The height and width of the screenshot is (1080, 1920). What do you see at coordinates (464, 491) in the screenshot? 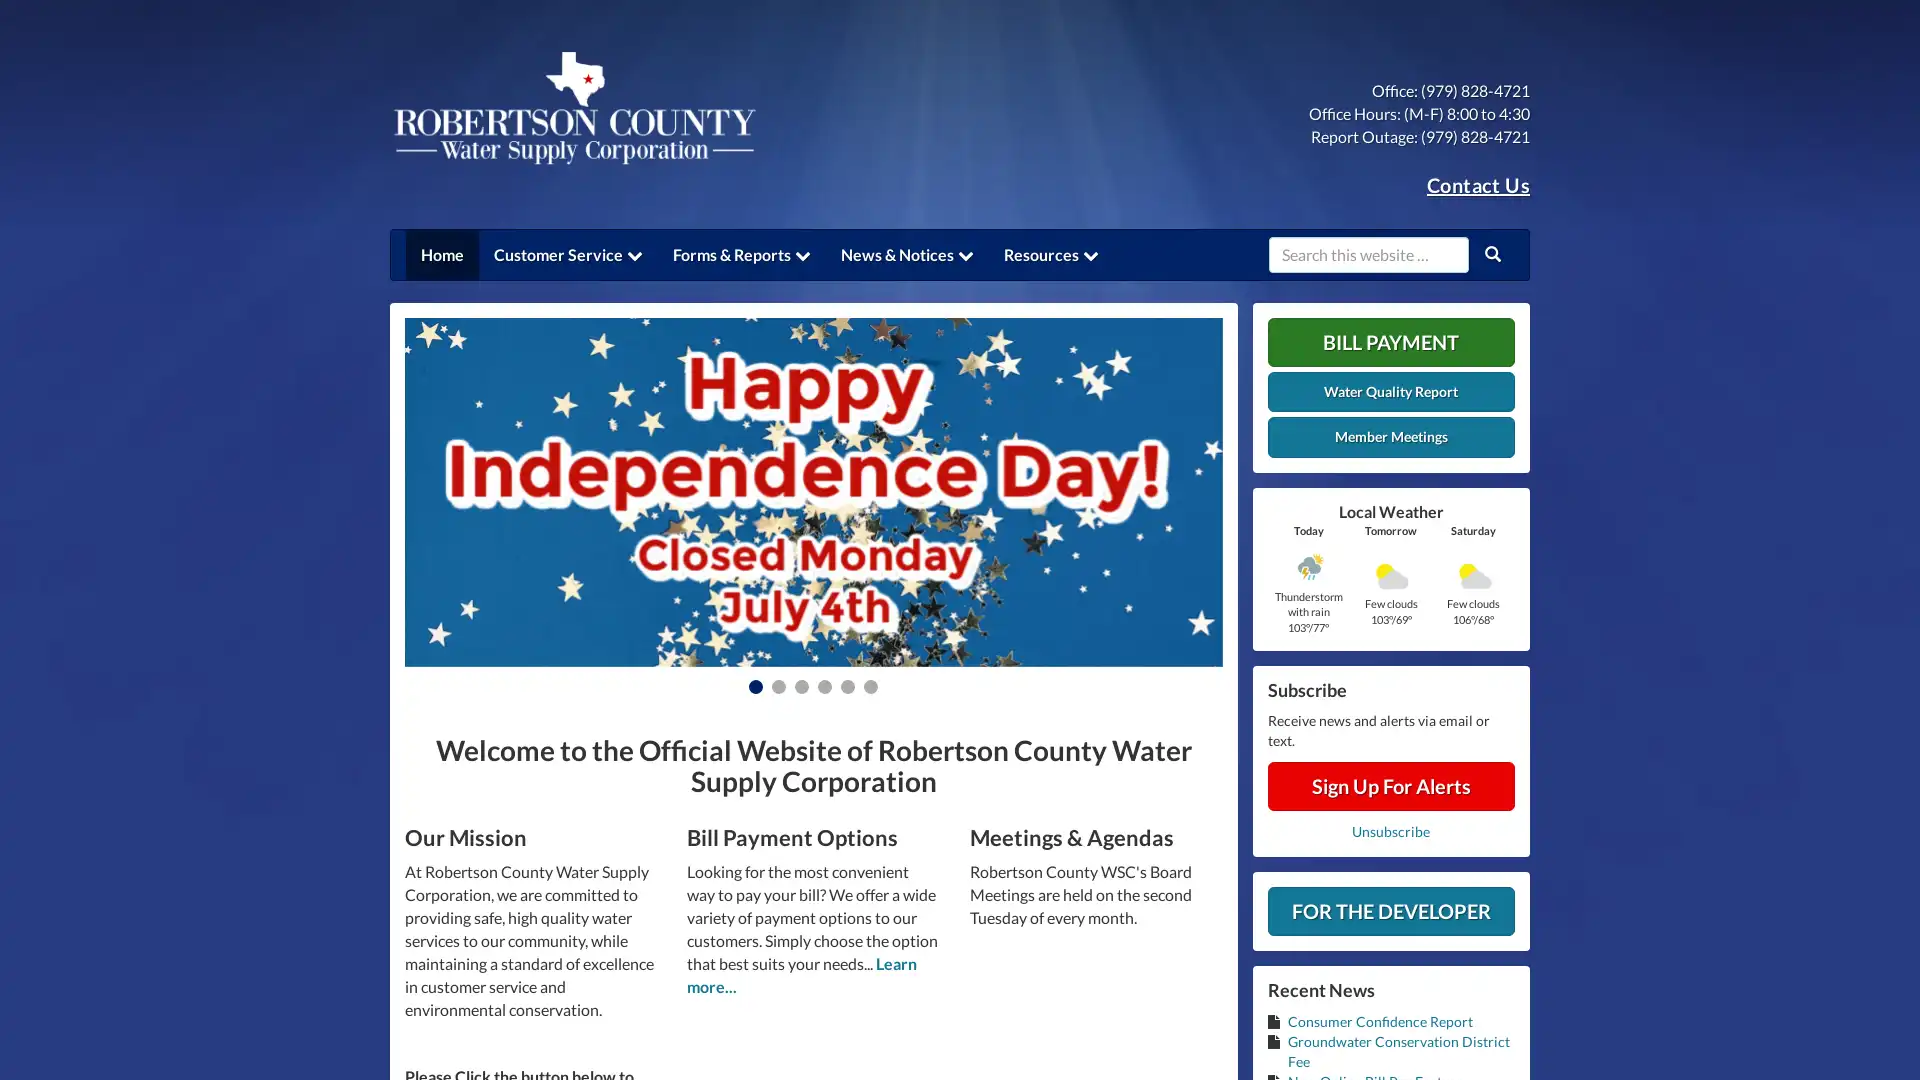
I see `Previous Slide` at bounding box center [464, 491].